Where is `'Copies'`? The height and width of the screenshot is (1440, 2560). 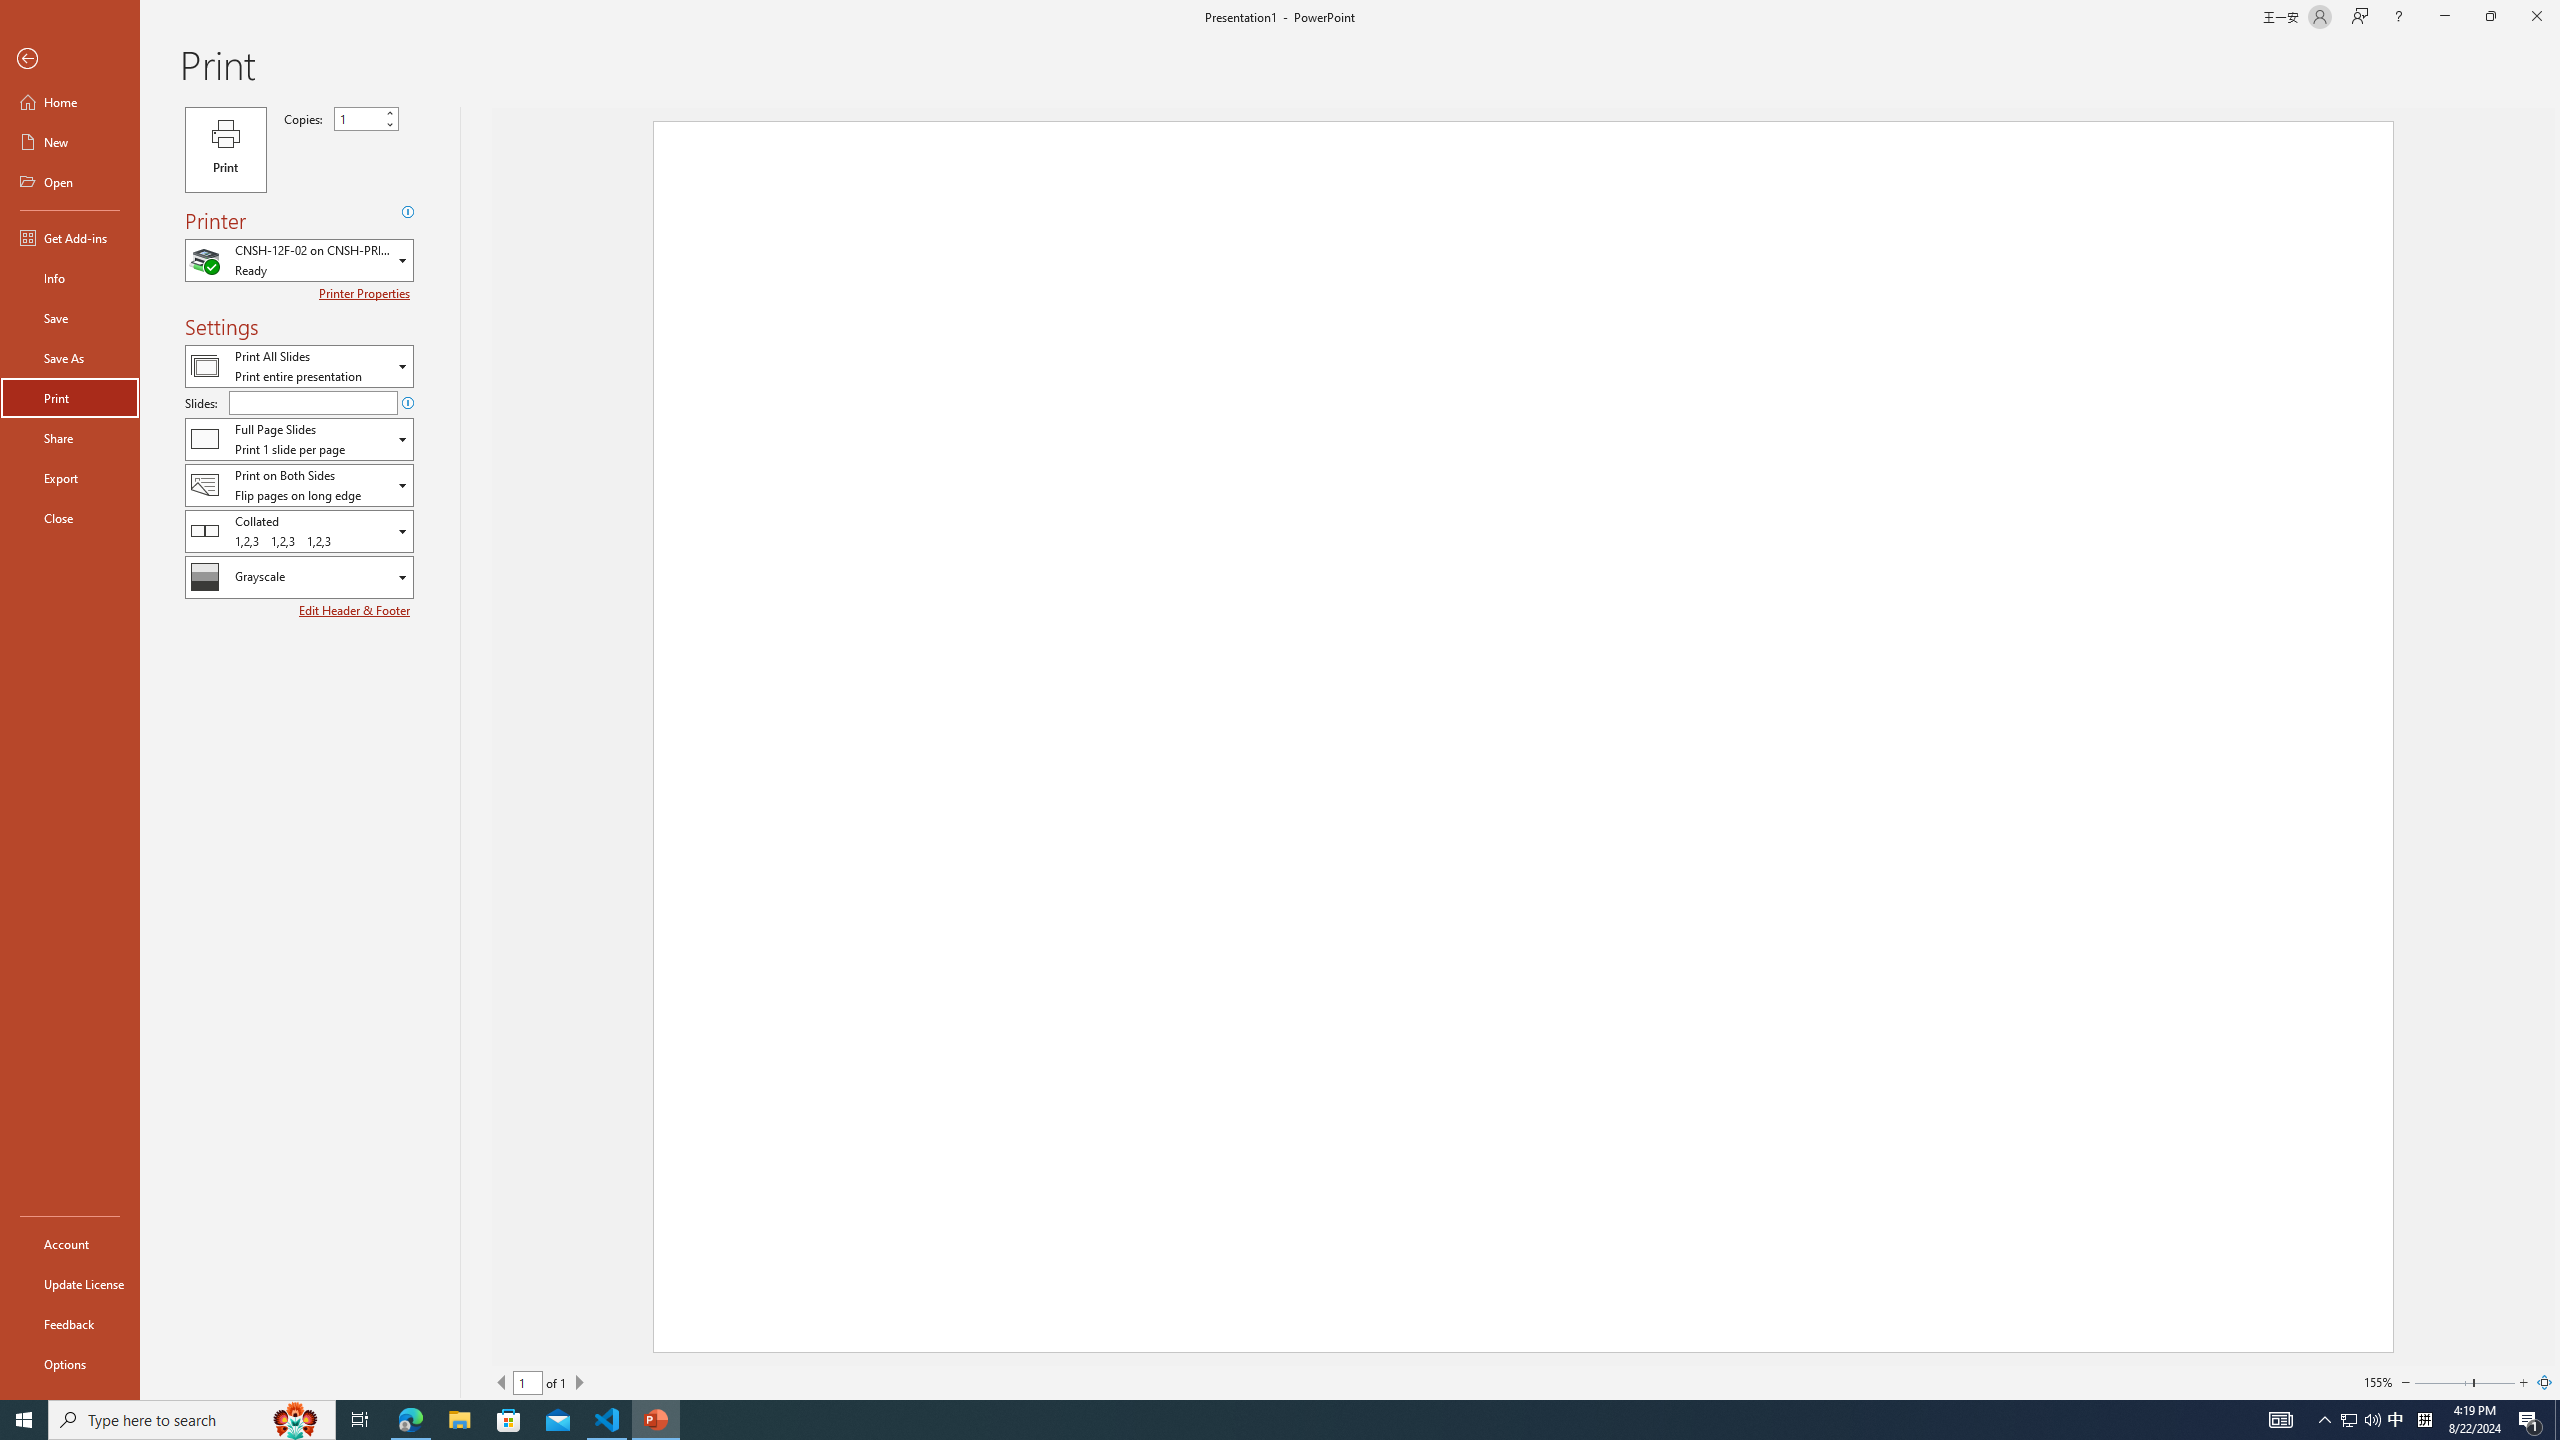
'Copies' is located at coordinates (366, 118).